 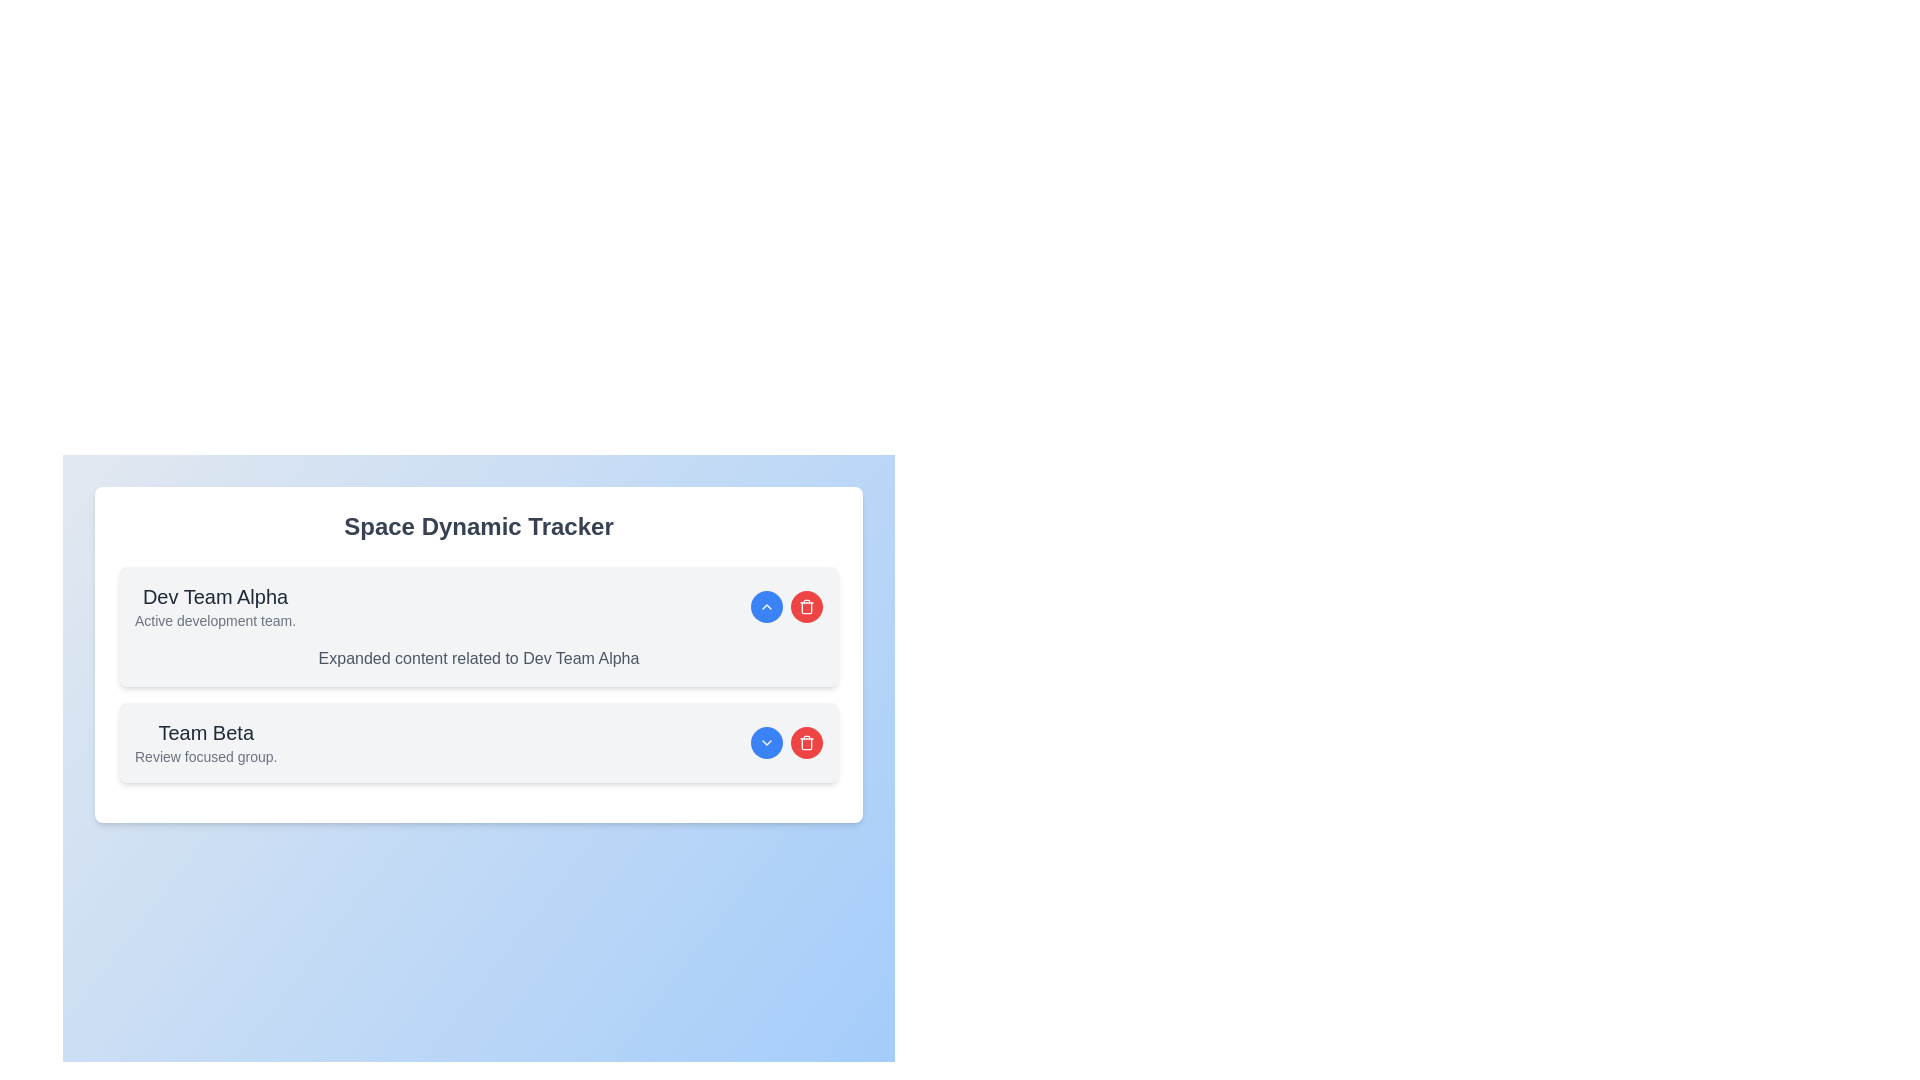 I want to click on text label that serves as a heading for the content below it, located at the central upper portion of the interface, so click(x=478, y=526).